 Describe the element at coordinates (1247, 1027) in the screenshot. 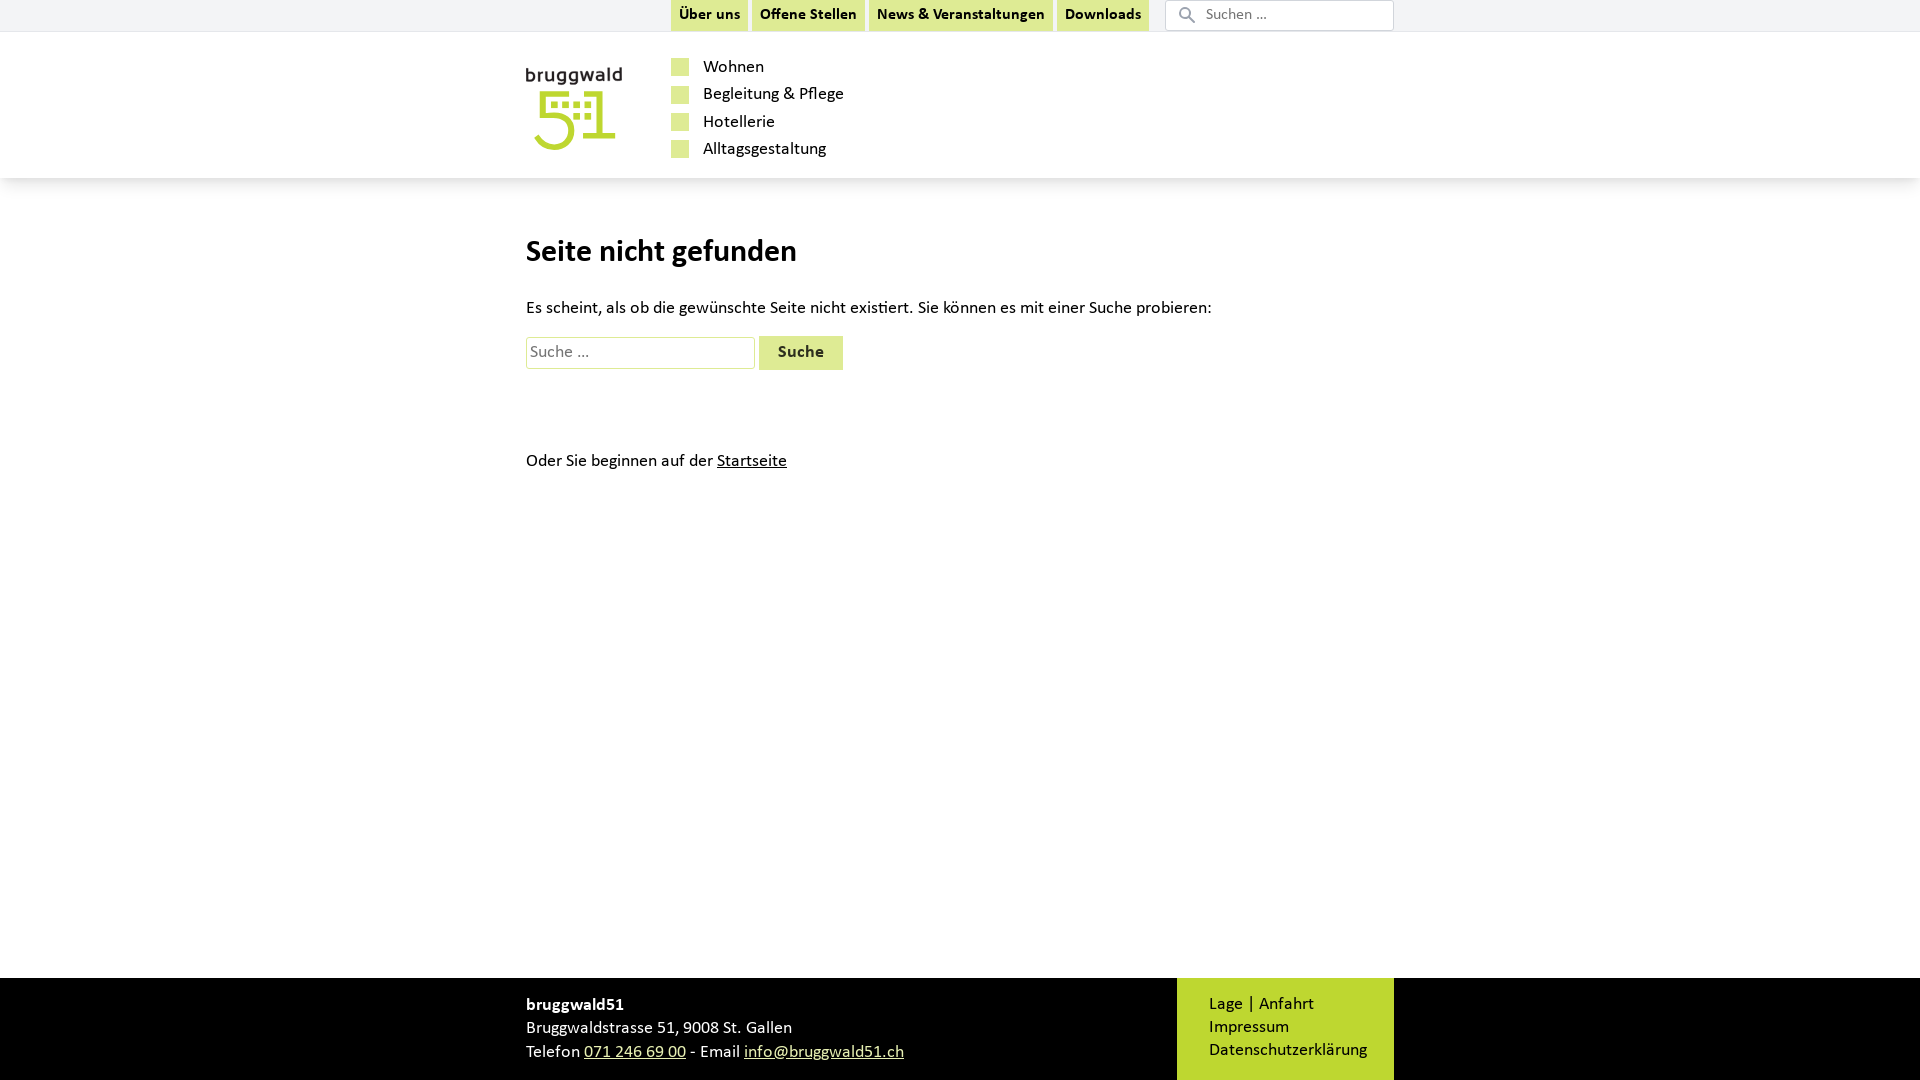

I see `'Impressum'` at that location.